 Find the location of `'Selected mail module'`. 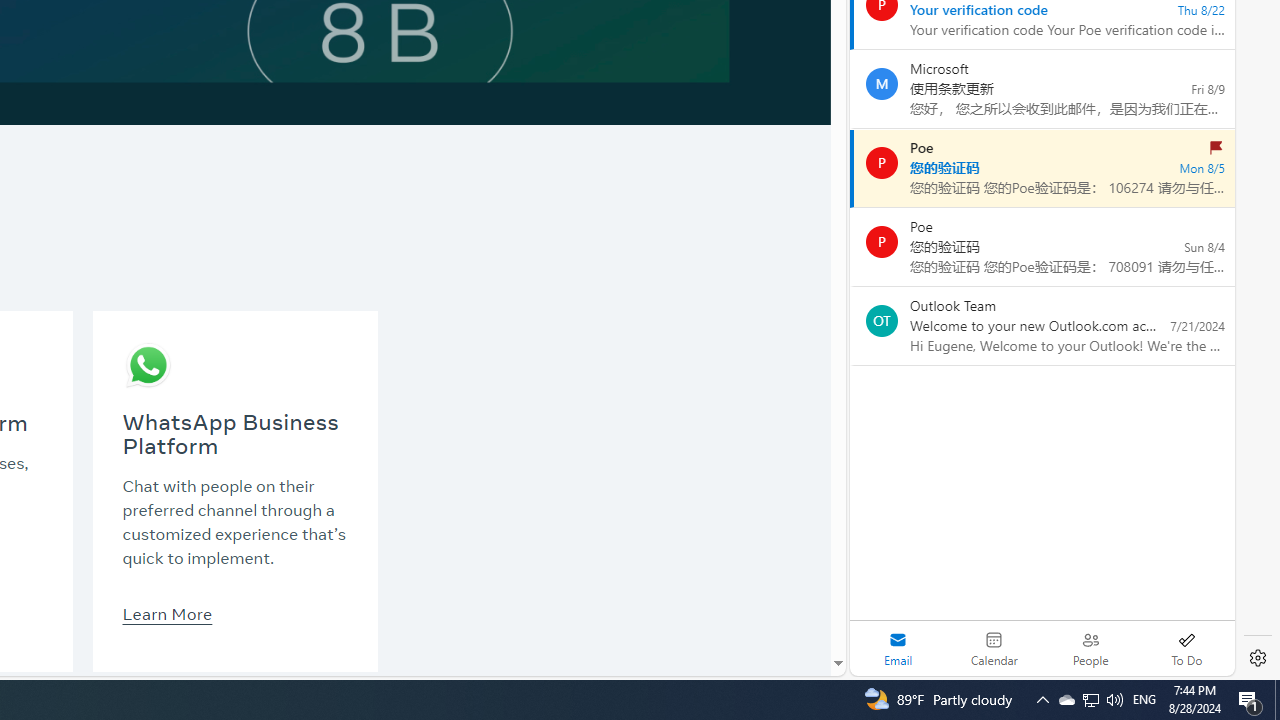

'Selected mail module' is located at coordinates (897, 648).